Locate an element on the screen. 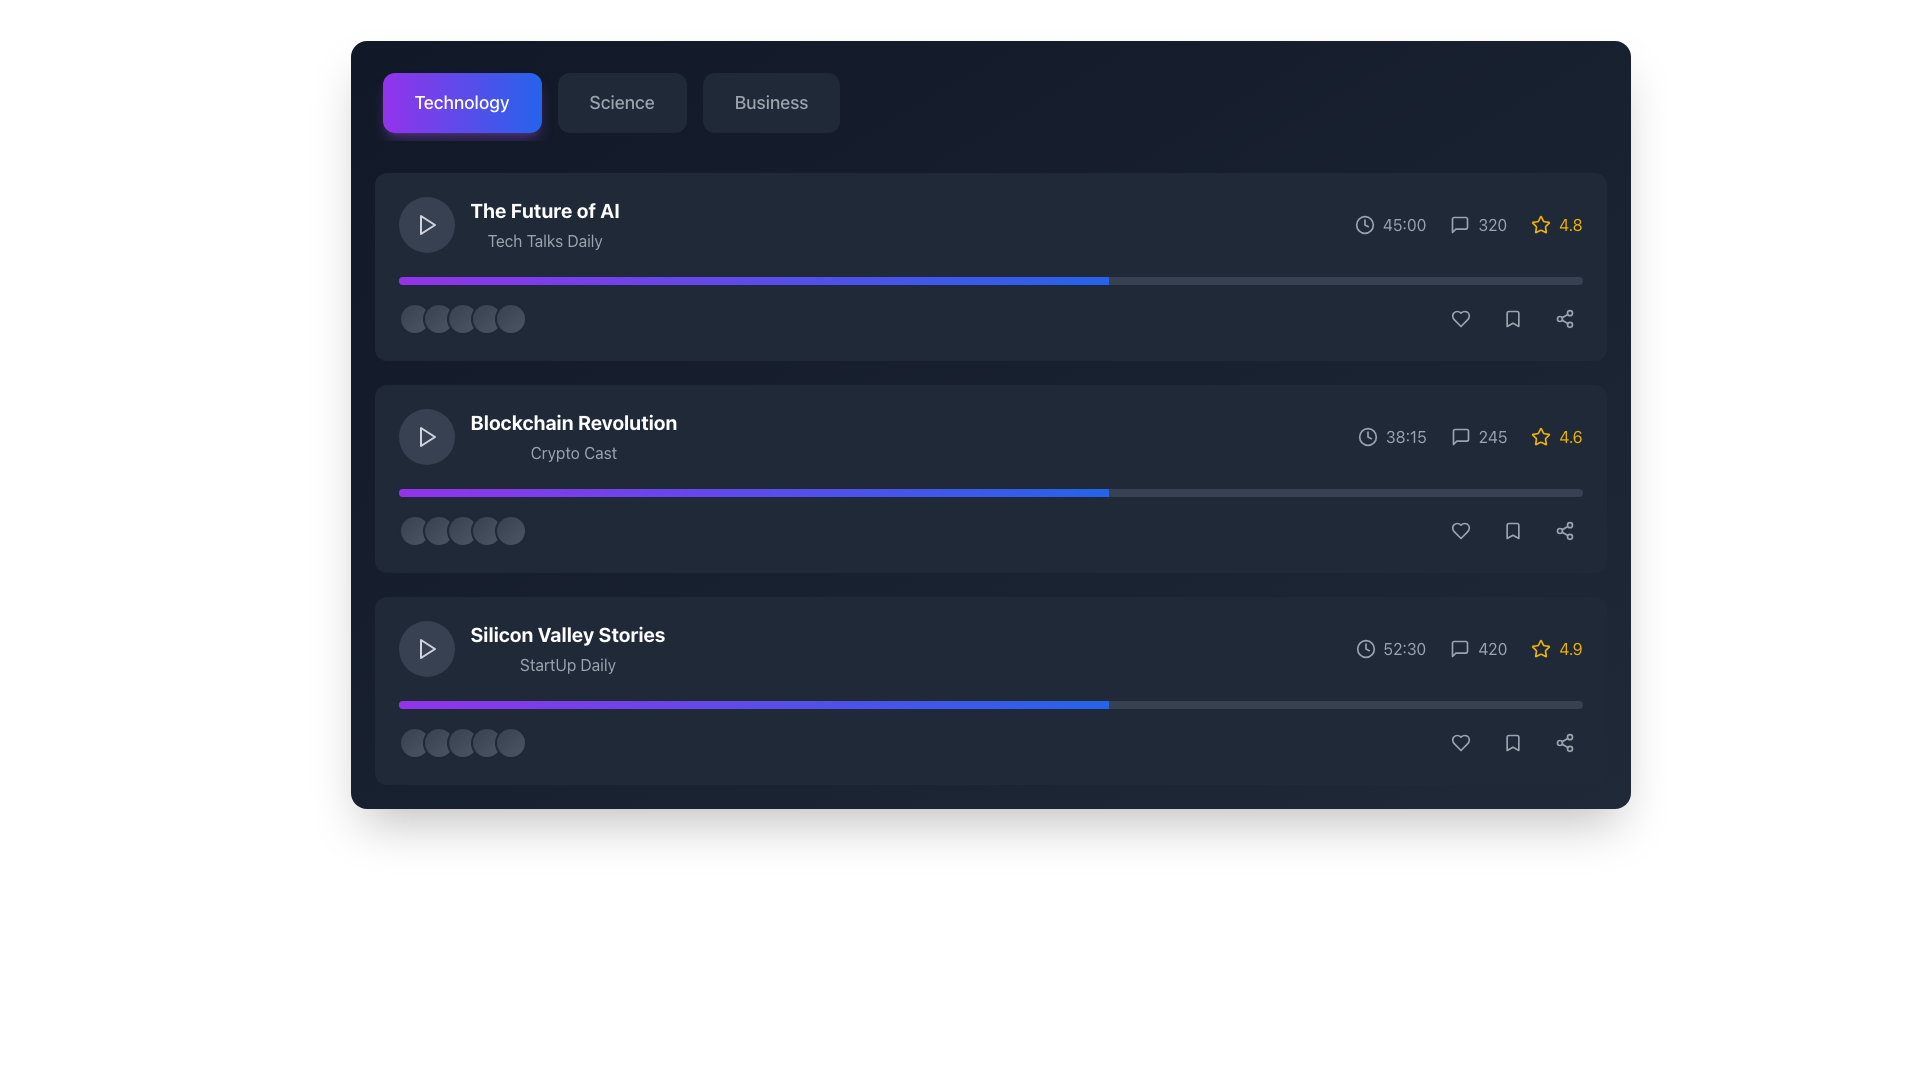 This screenshot has width=1920, height=1080. the second button in the navigation tab that filters or displays content related to science, located between the 'Technology' and 'Business' buttons is located at coordinates (621, 103).